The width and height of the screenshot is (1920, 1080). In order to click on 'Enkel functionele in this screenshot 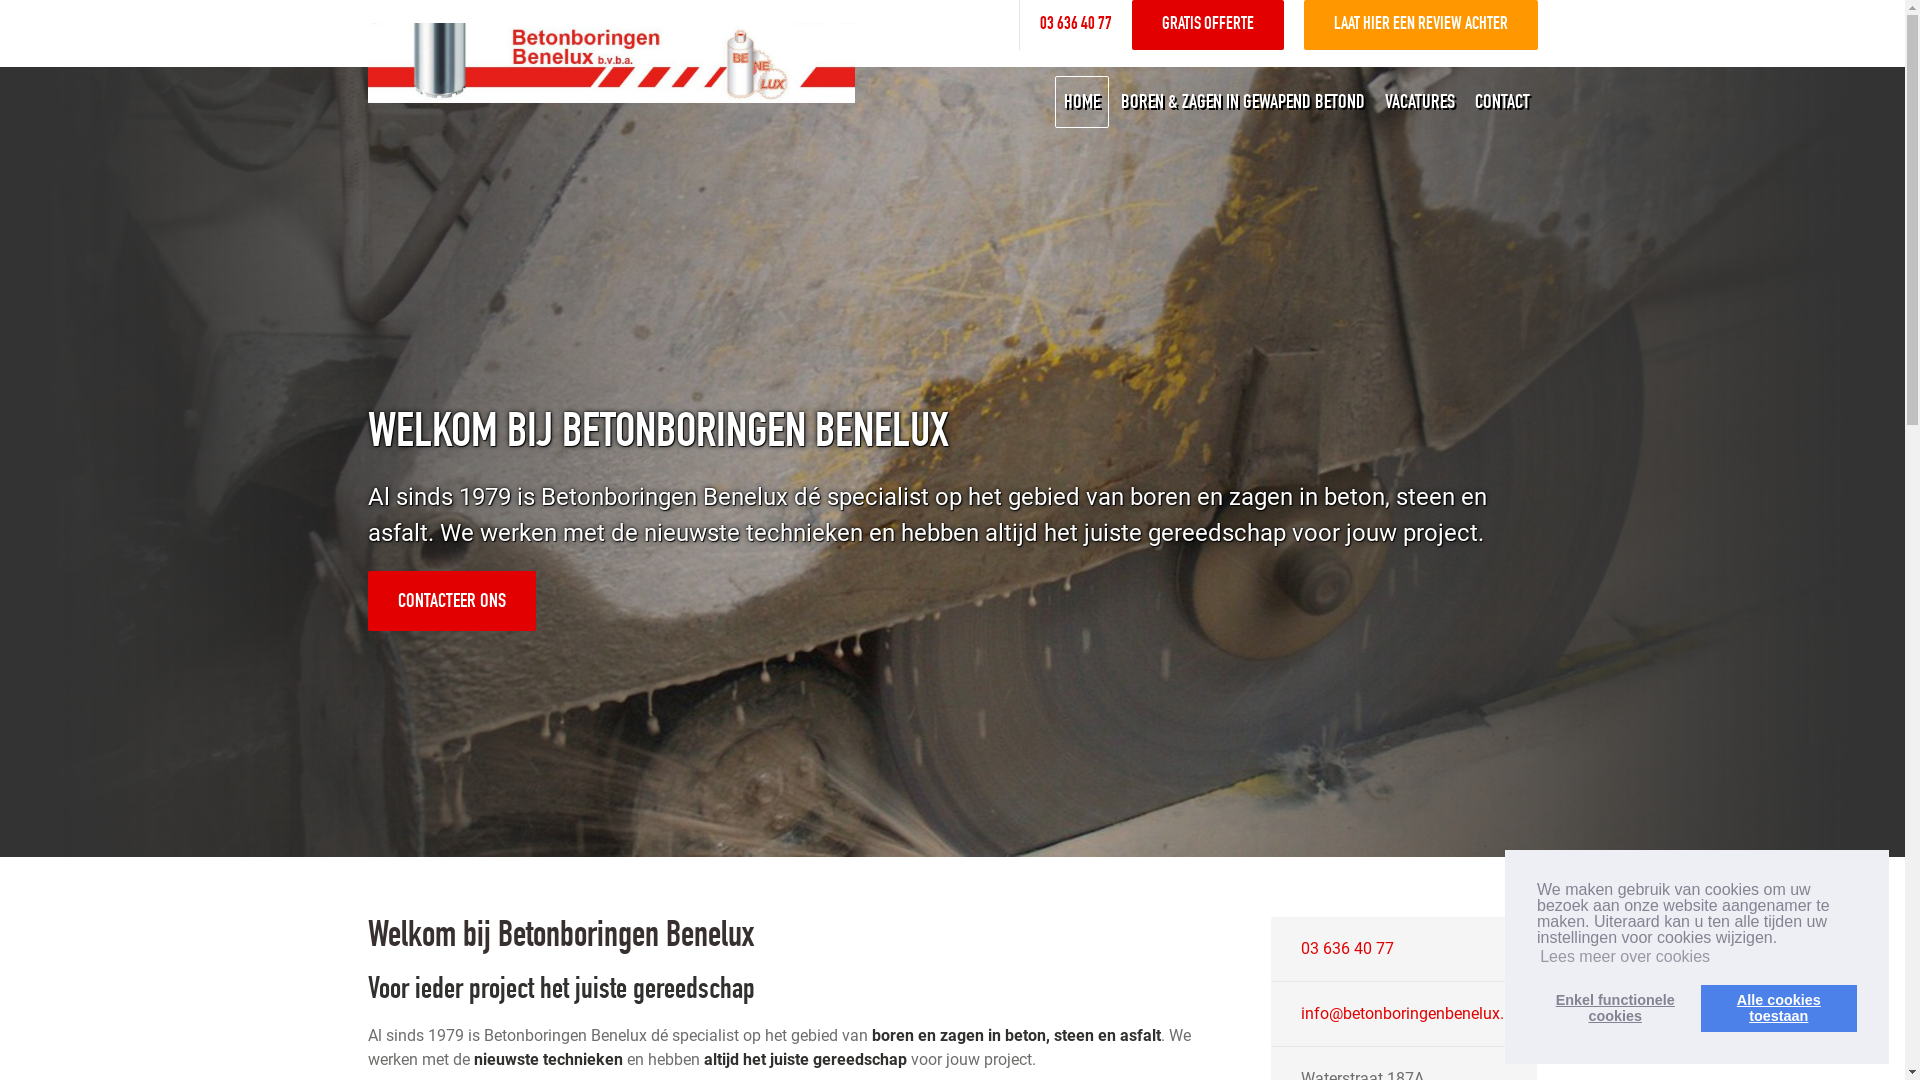, I will do `click(1535, 1007)`.